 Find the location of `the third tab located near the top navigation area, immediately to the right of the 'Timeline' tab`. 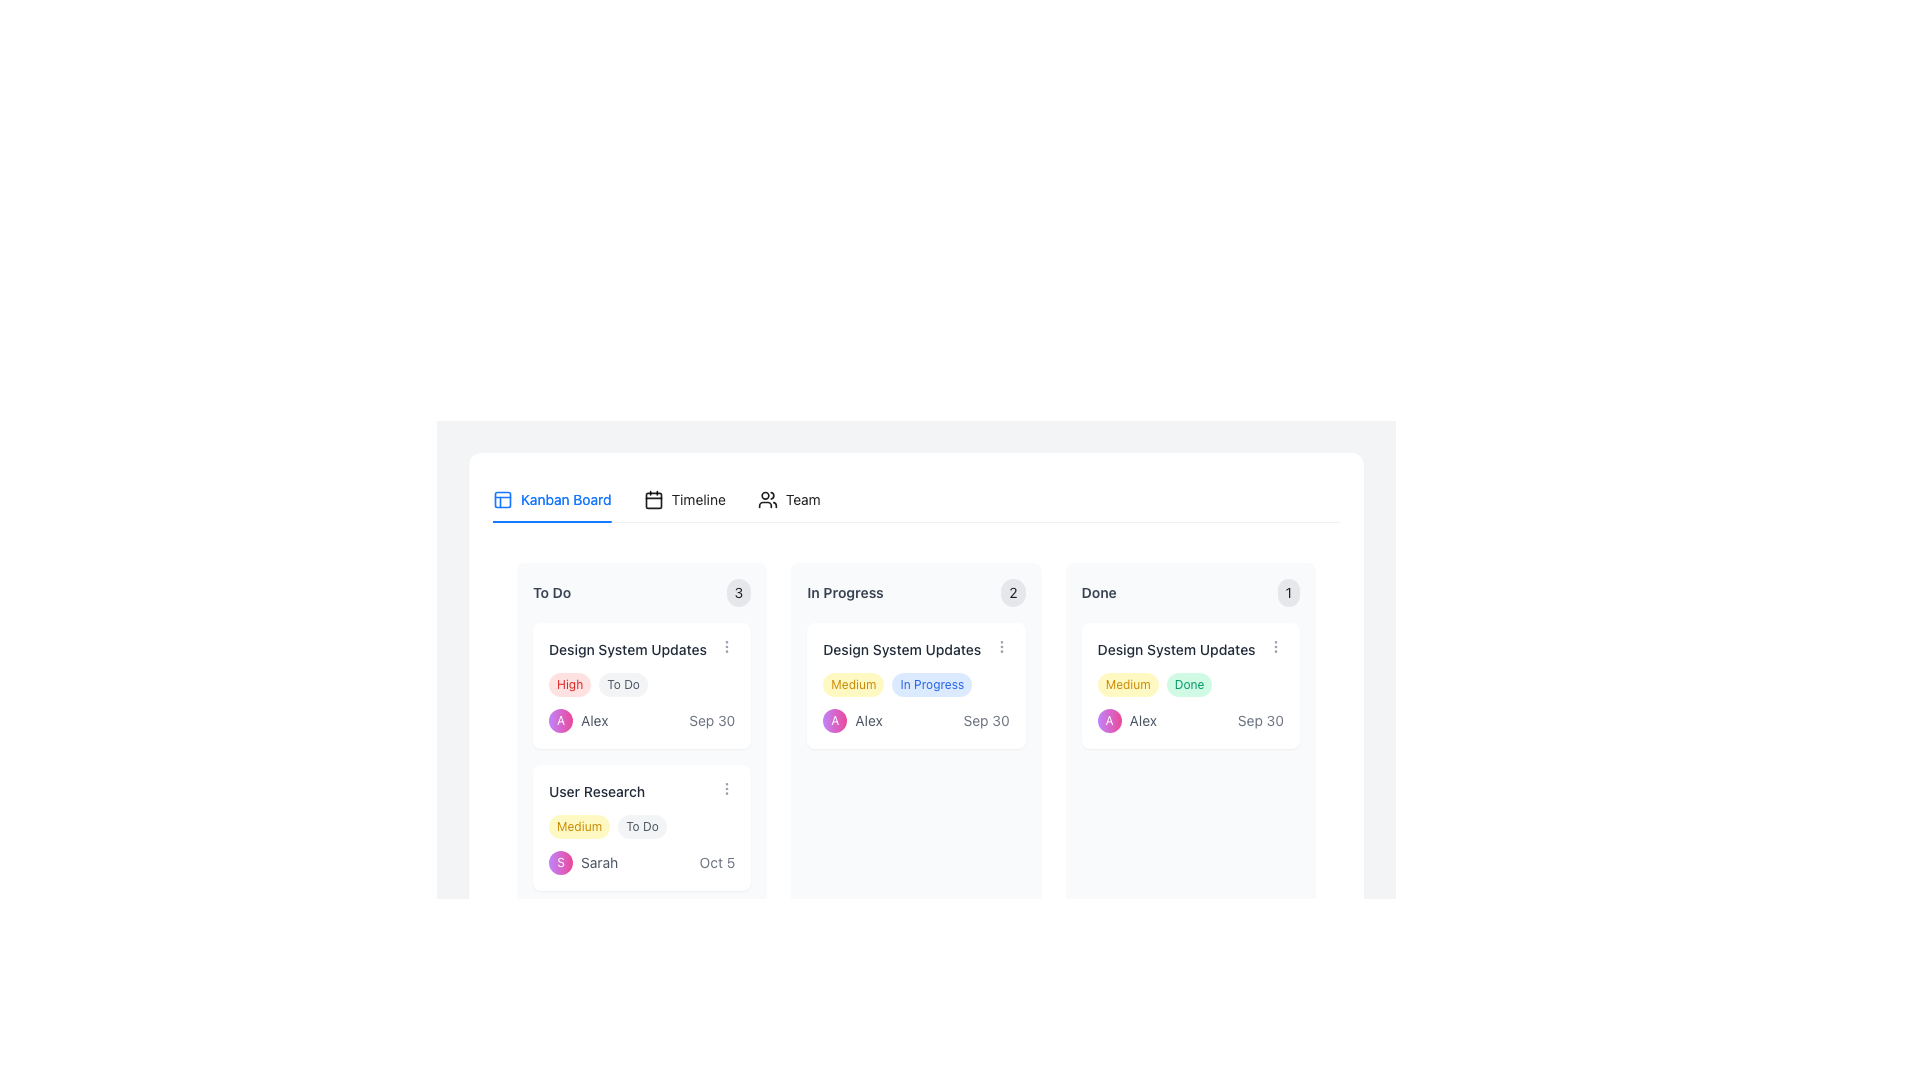

the third tab located near the top navigation area, immediately to the right of the 'Timeline' tab is located at coordinates (788, 499).